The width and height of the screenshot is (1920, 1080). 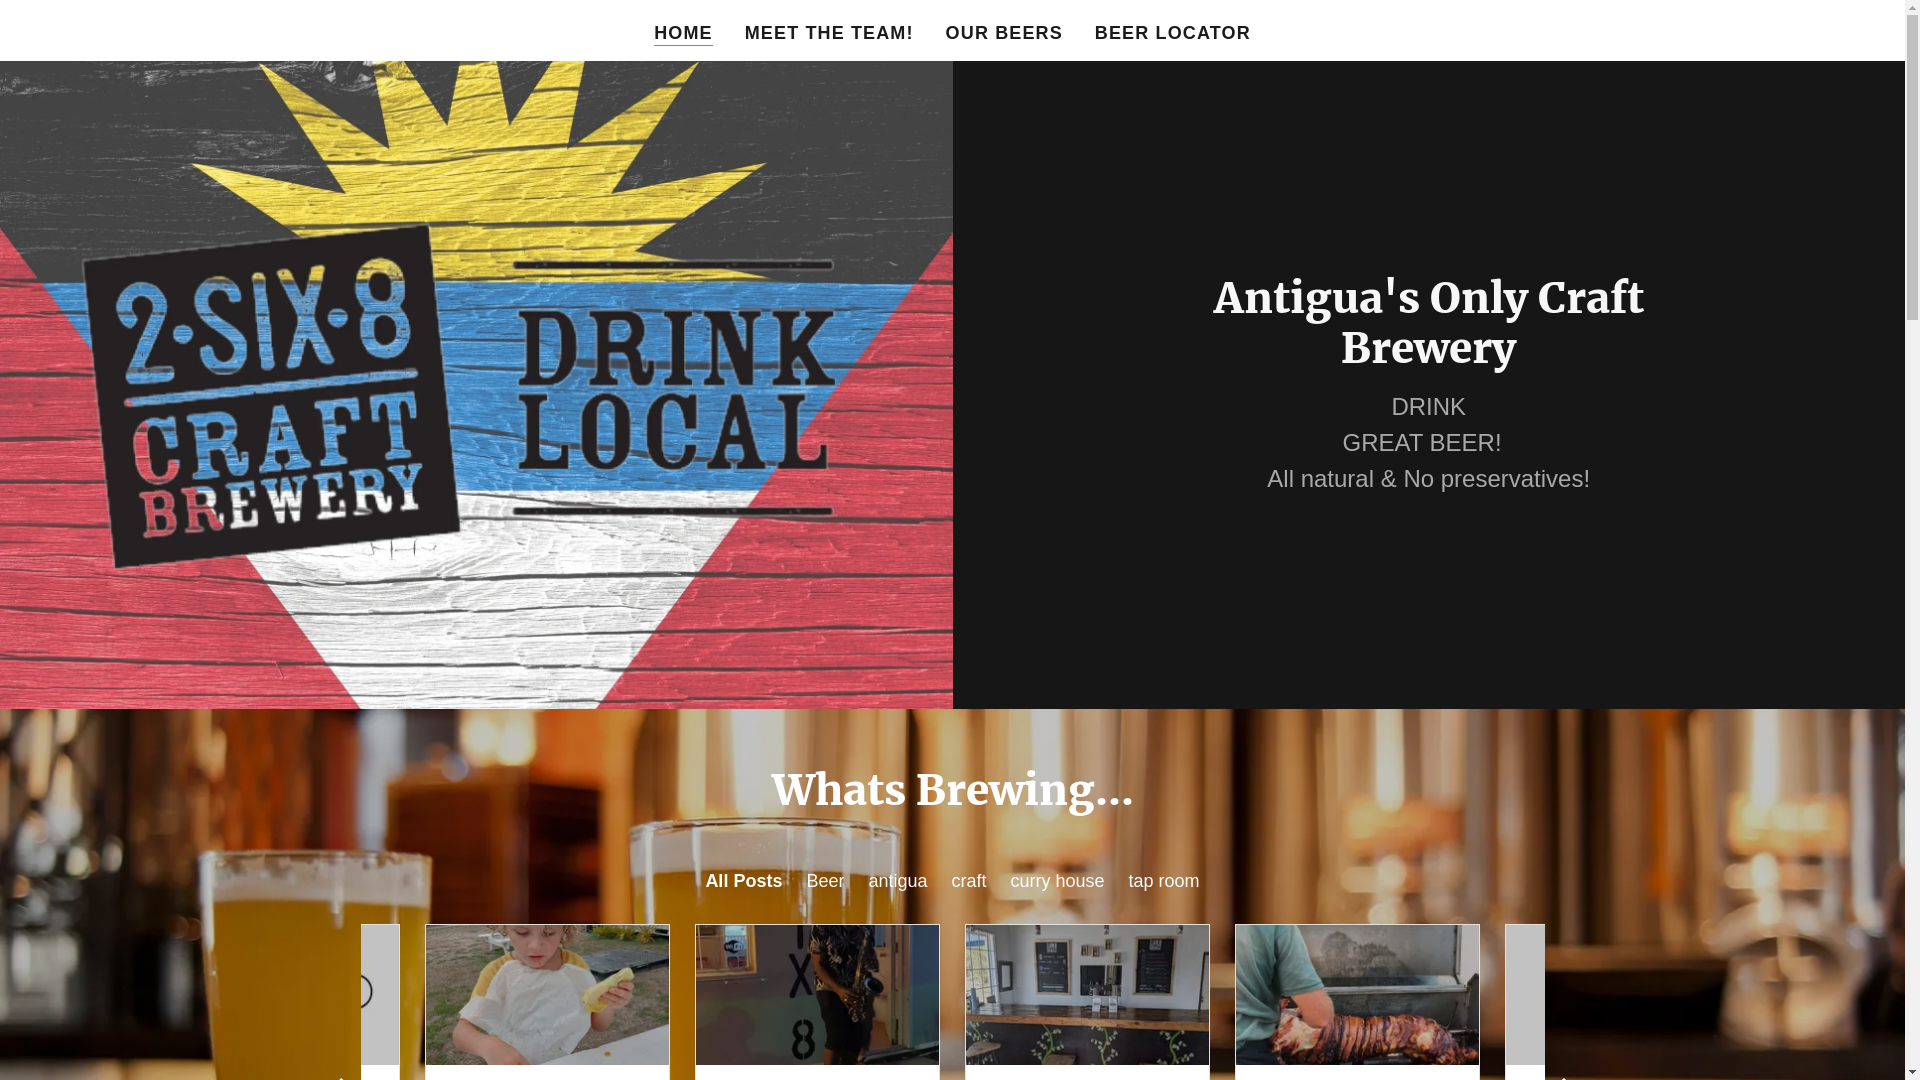 What do you see at coordinates (1004, 33) in the screenshot?
I see `'OUR BEERS'` at bounding box center [1004, 33].